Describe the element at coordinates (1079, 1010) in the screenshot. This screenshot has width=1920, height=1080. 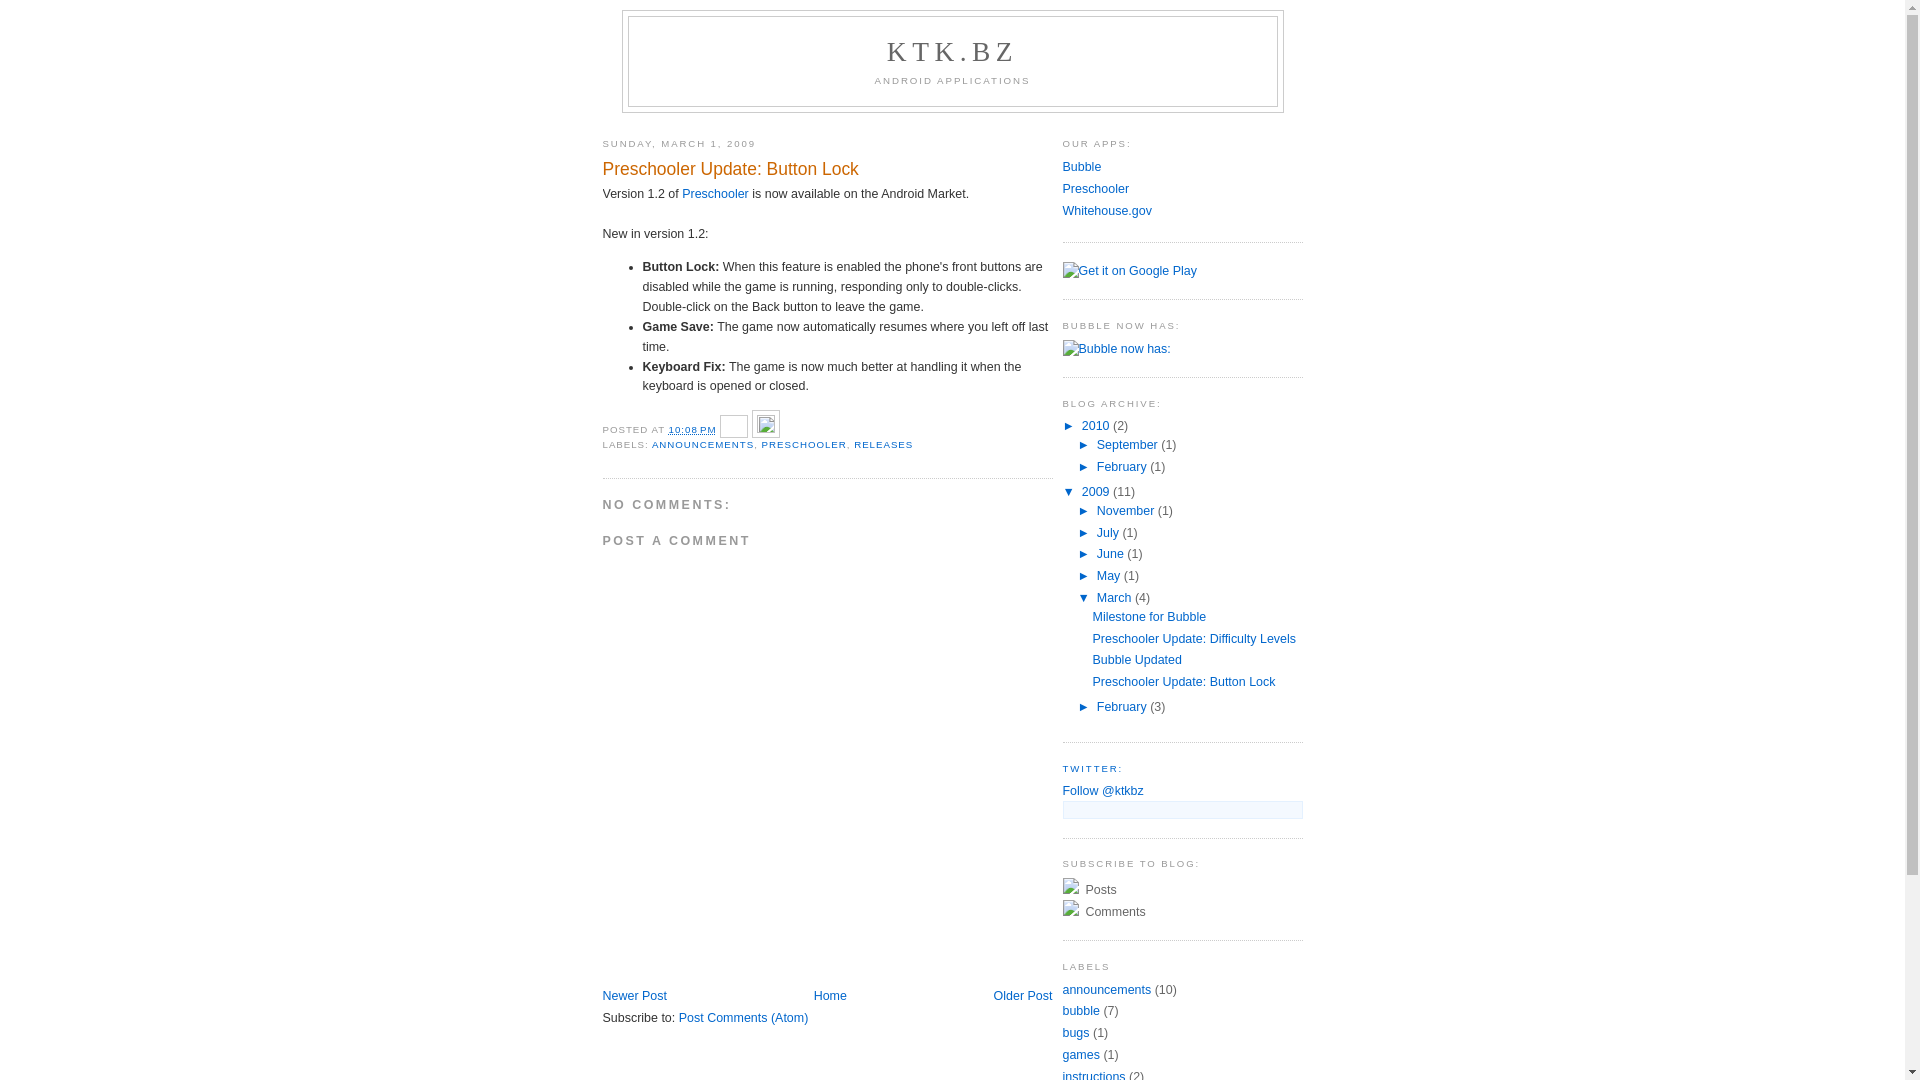
I see `'bubble'` at that location.